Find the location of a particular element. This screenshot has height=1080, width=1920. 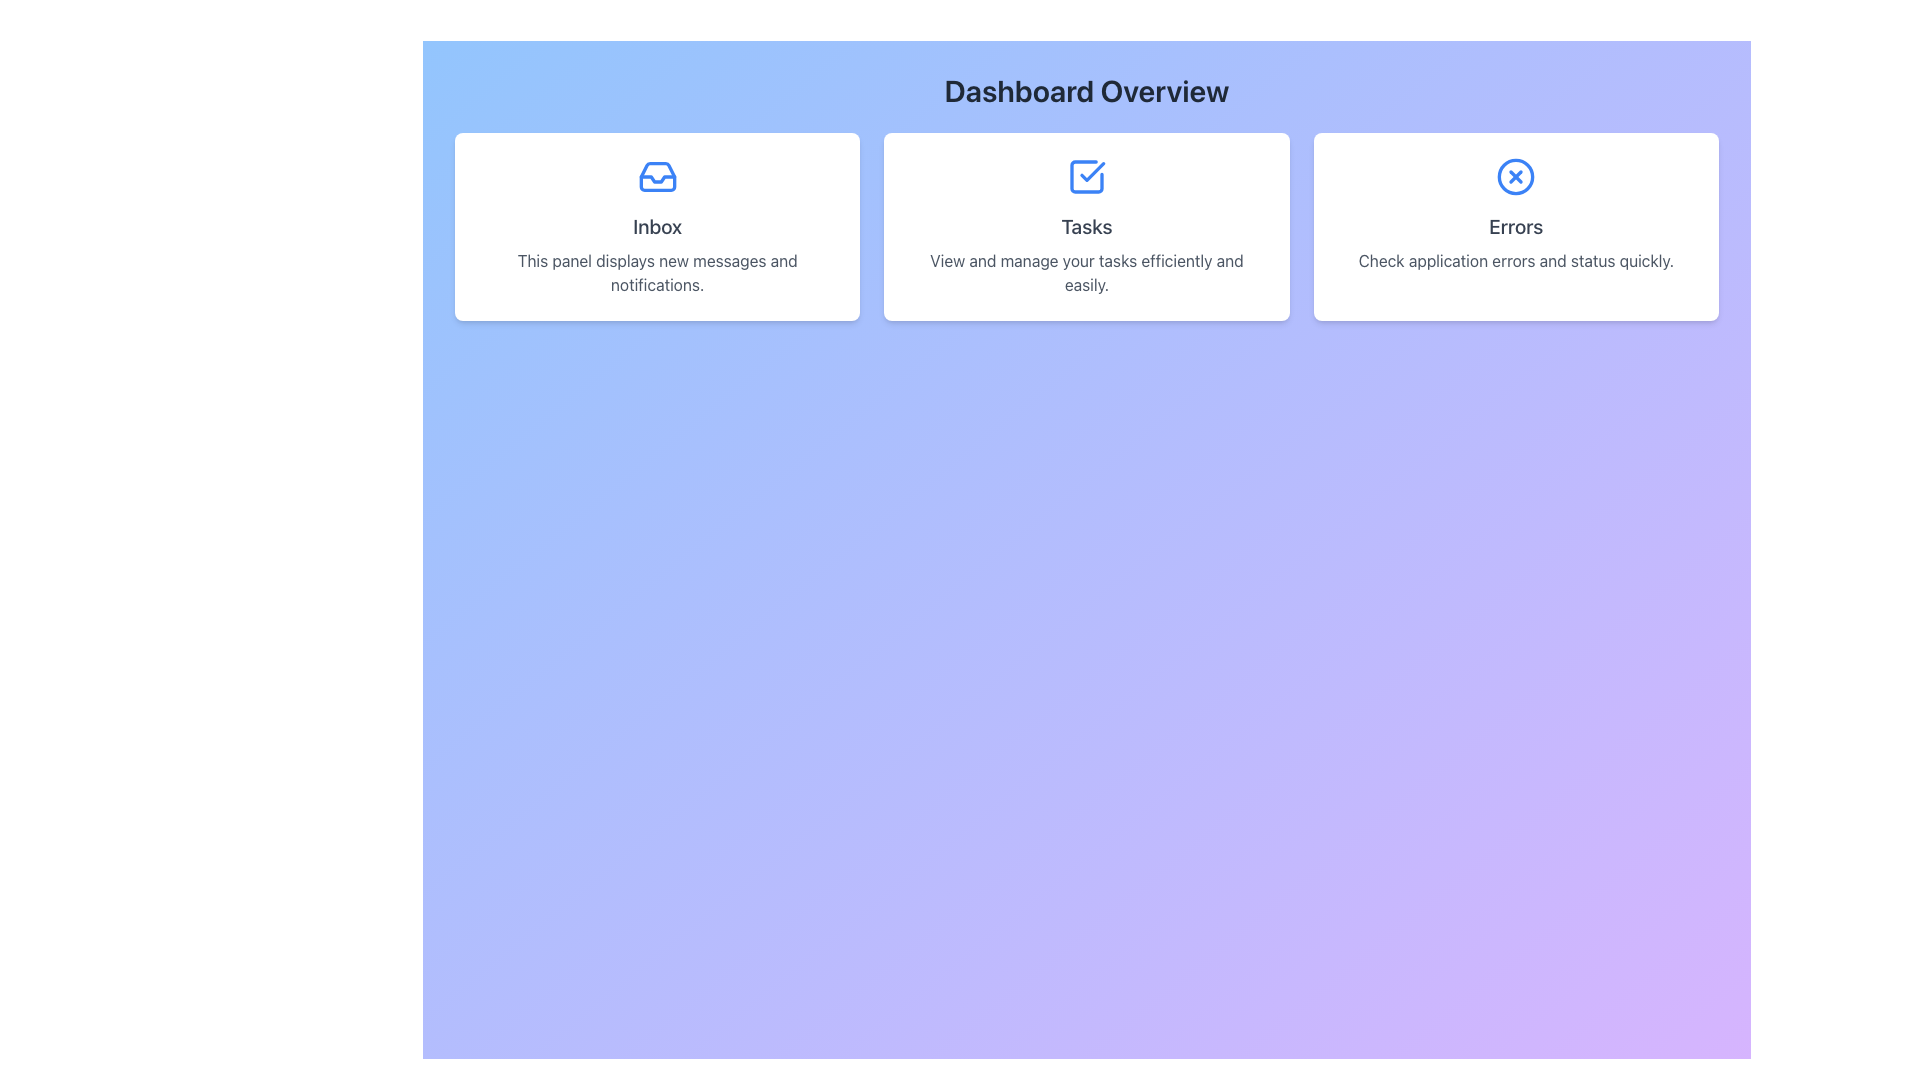

text label indicating 'Errors' located in the rightmost card under the 'Dashboard Overview' heading, which serves as a title for the card is located at coordinates (1516, 226).